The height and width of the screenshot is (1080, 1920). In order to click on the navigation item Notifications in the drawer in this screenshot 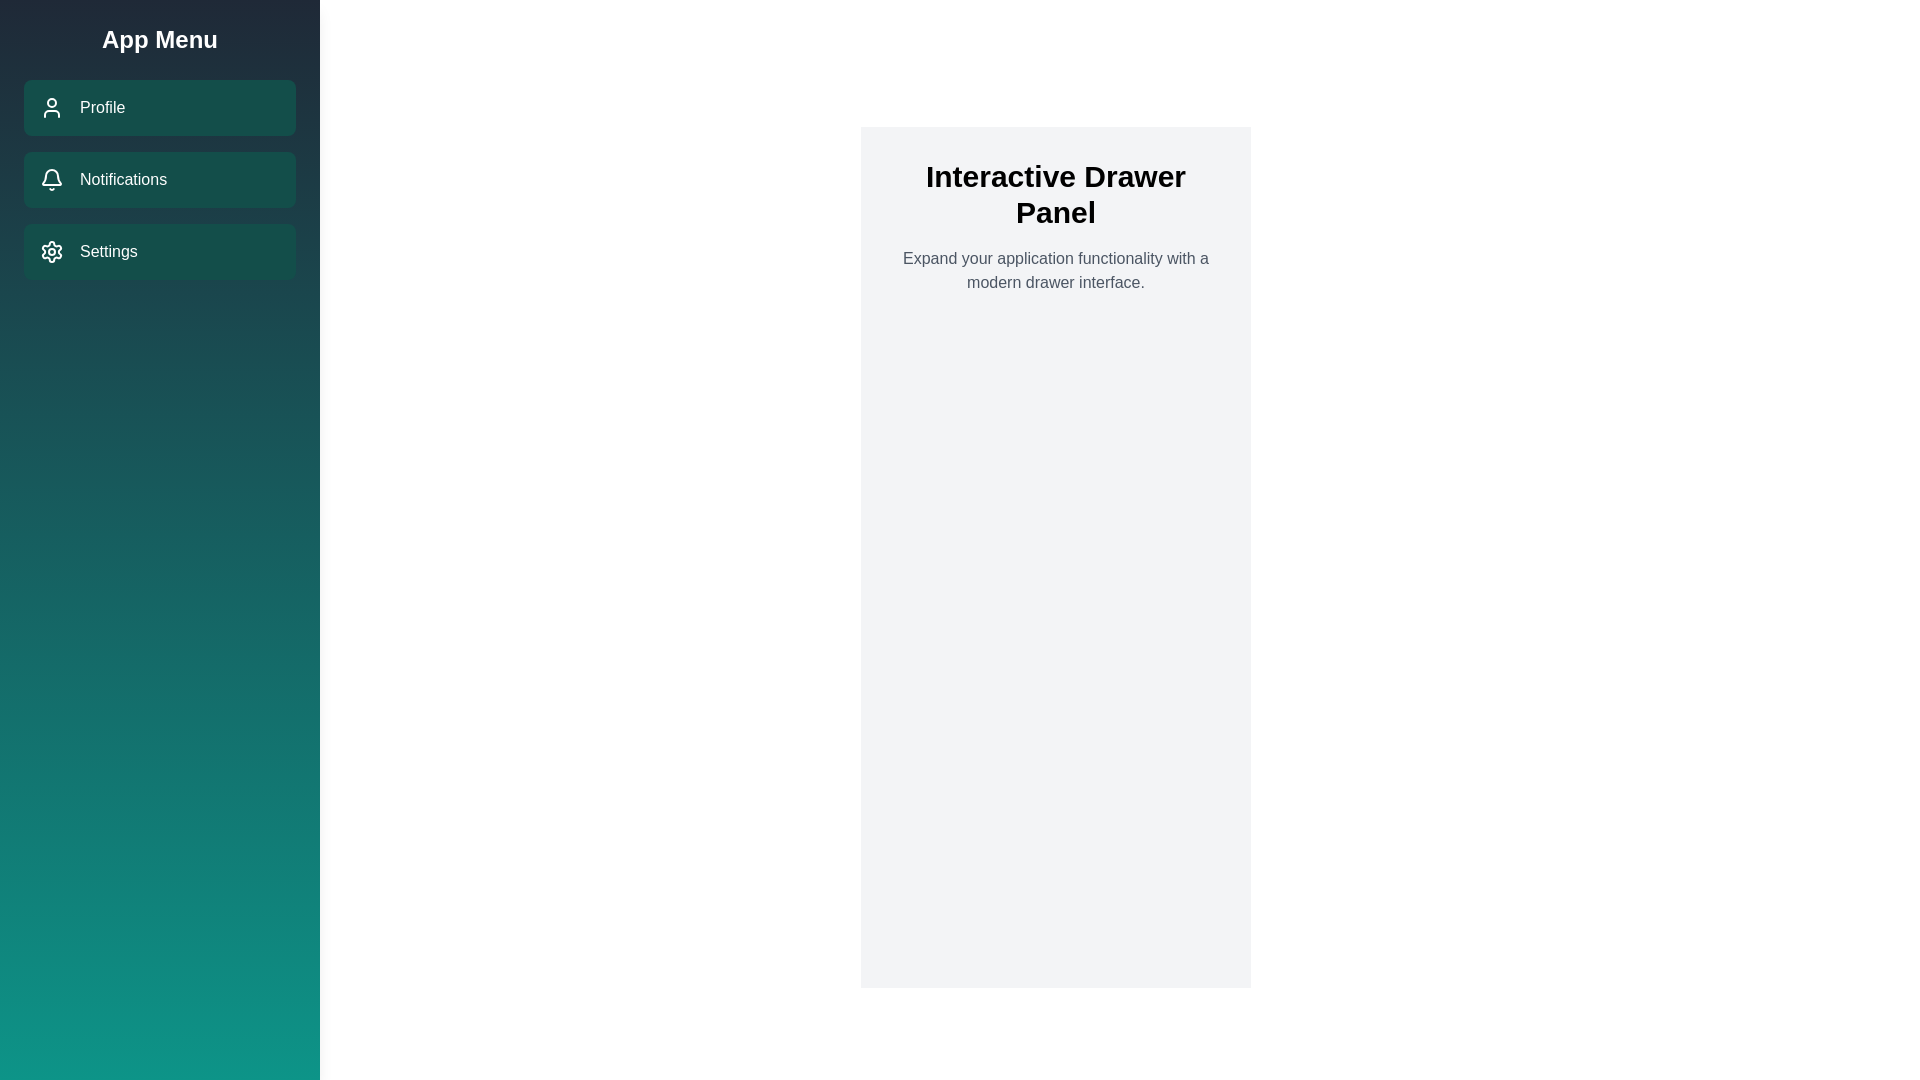, I will do `click(158, 180)`.